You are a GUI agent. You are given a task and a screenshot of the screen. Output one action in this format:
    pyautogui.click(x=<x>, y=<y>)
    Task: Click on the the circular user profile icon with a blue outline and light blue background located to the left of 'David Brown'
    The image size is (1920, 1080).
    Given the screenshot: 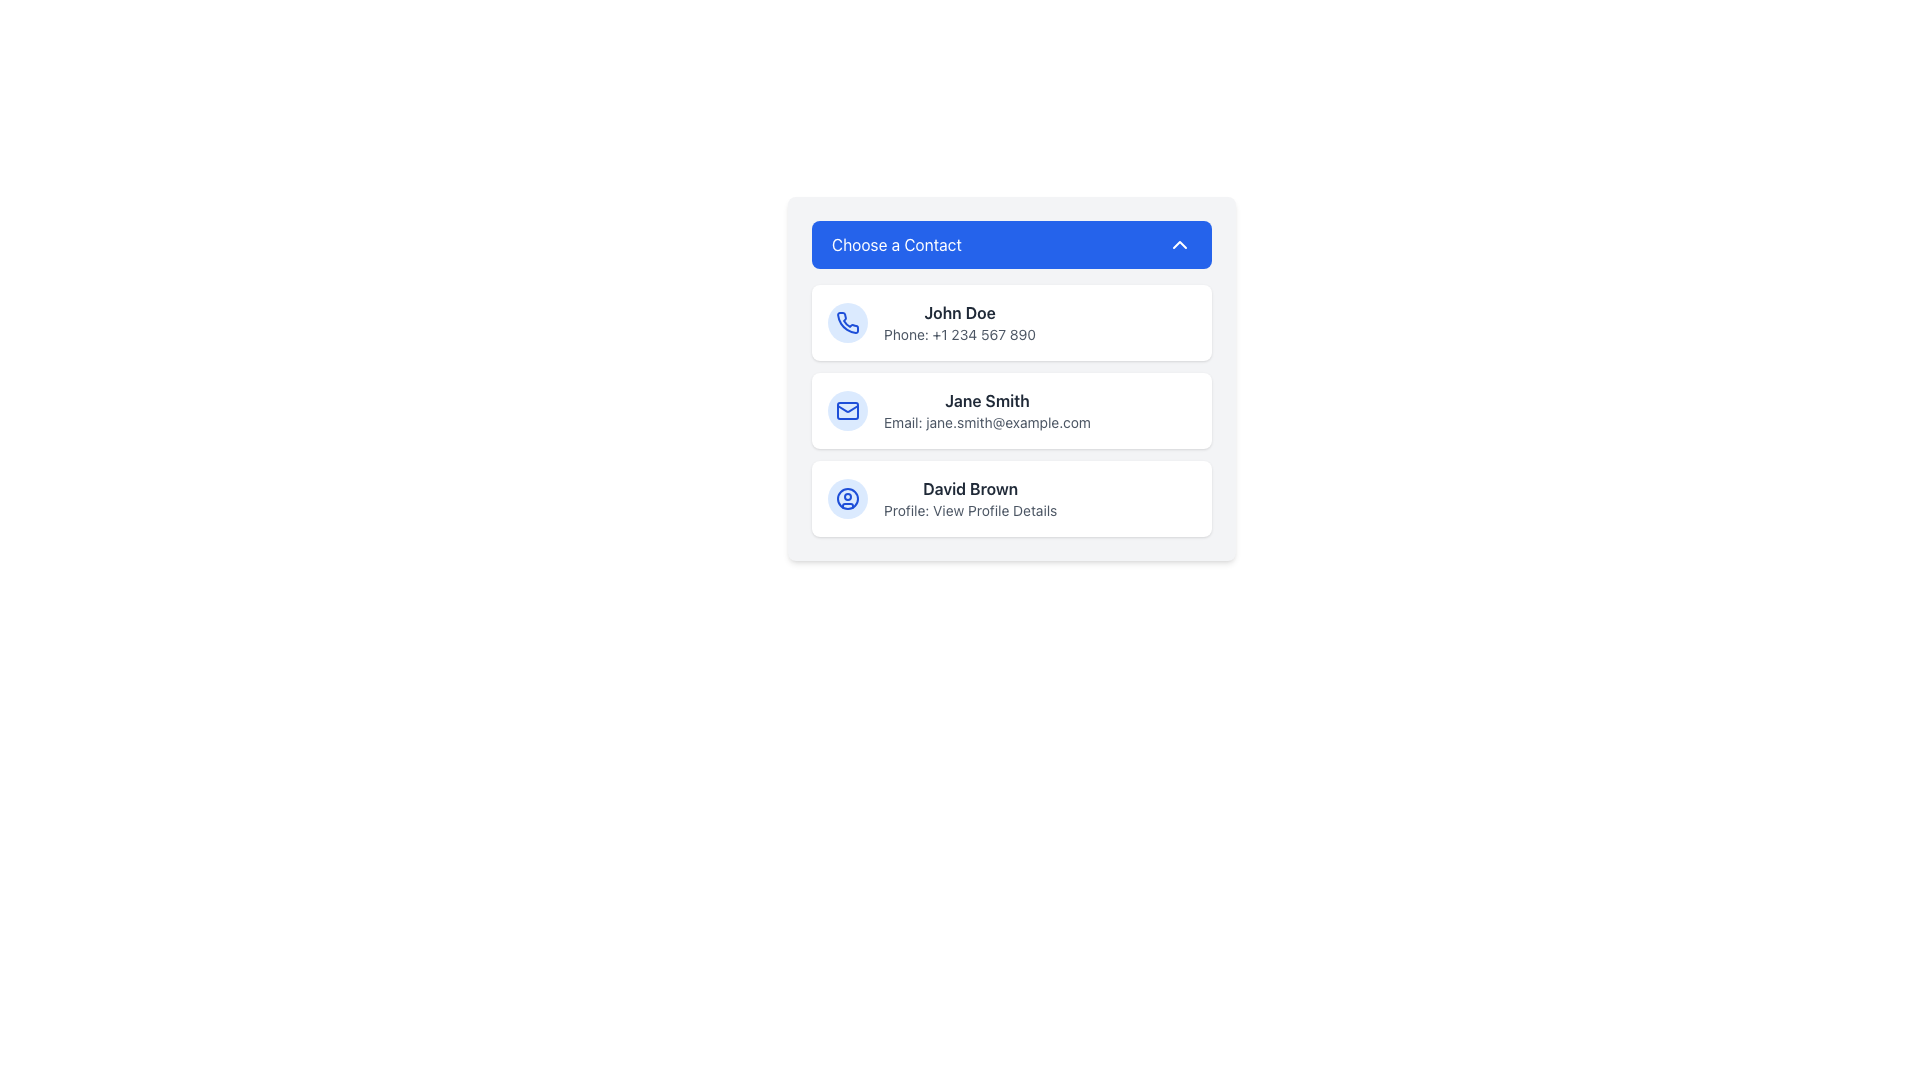 What is the action you would take?
    pyautogui.click(x=848, y=497)
    